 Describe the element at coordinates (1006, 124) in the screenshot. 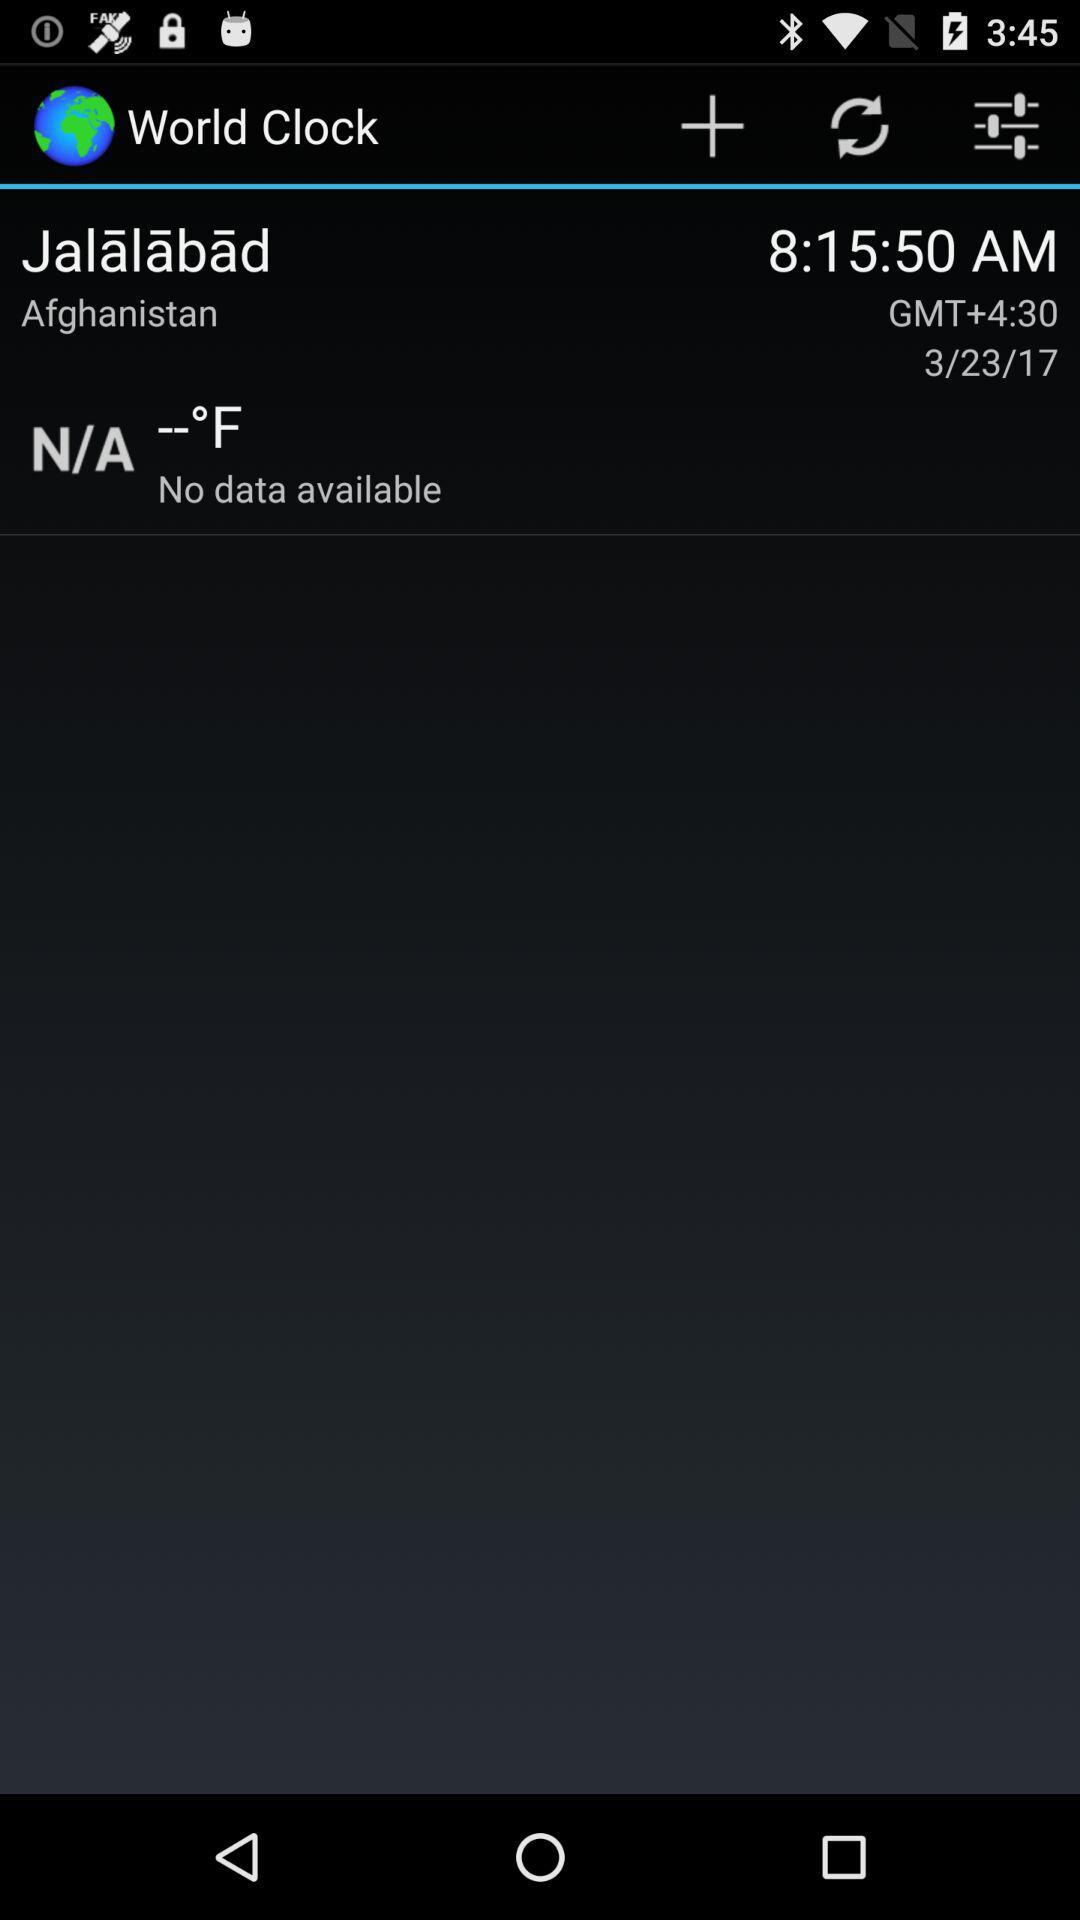

I see `the icon which is right to the refresh icon` at that location.